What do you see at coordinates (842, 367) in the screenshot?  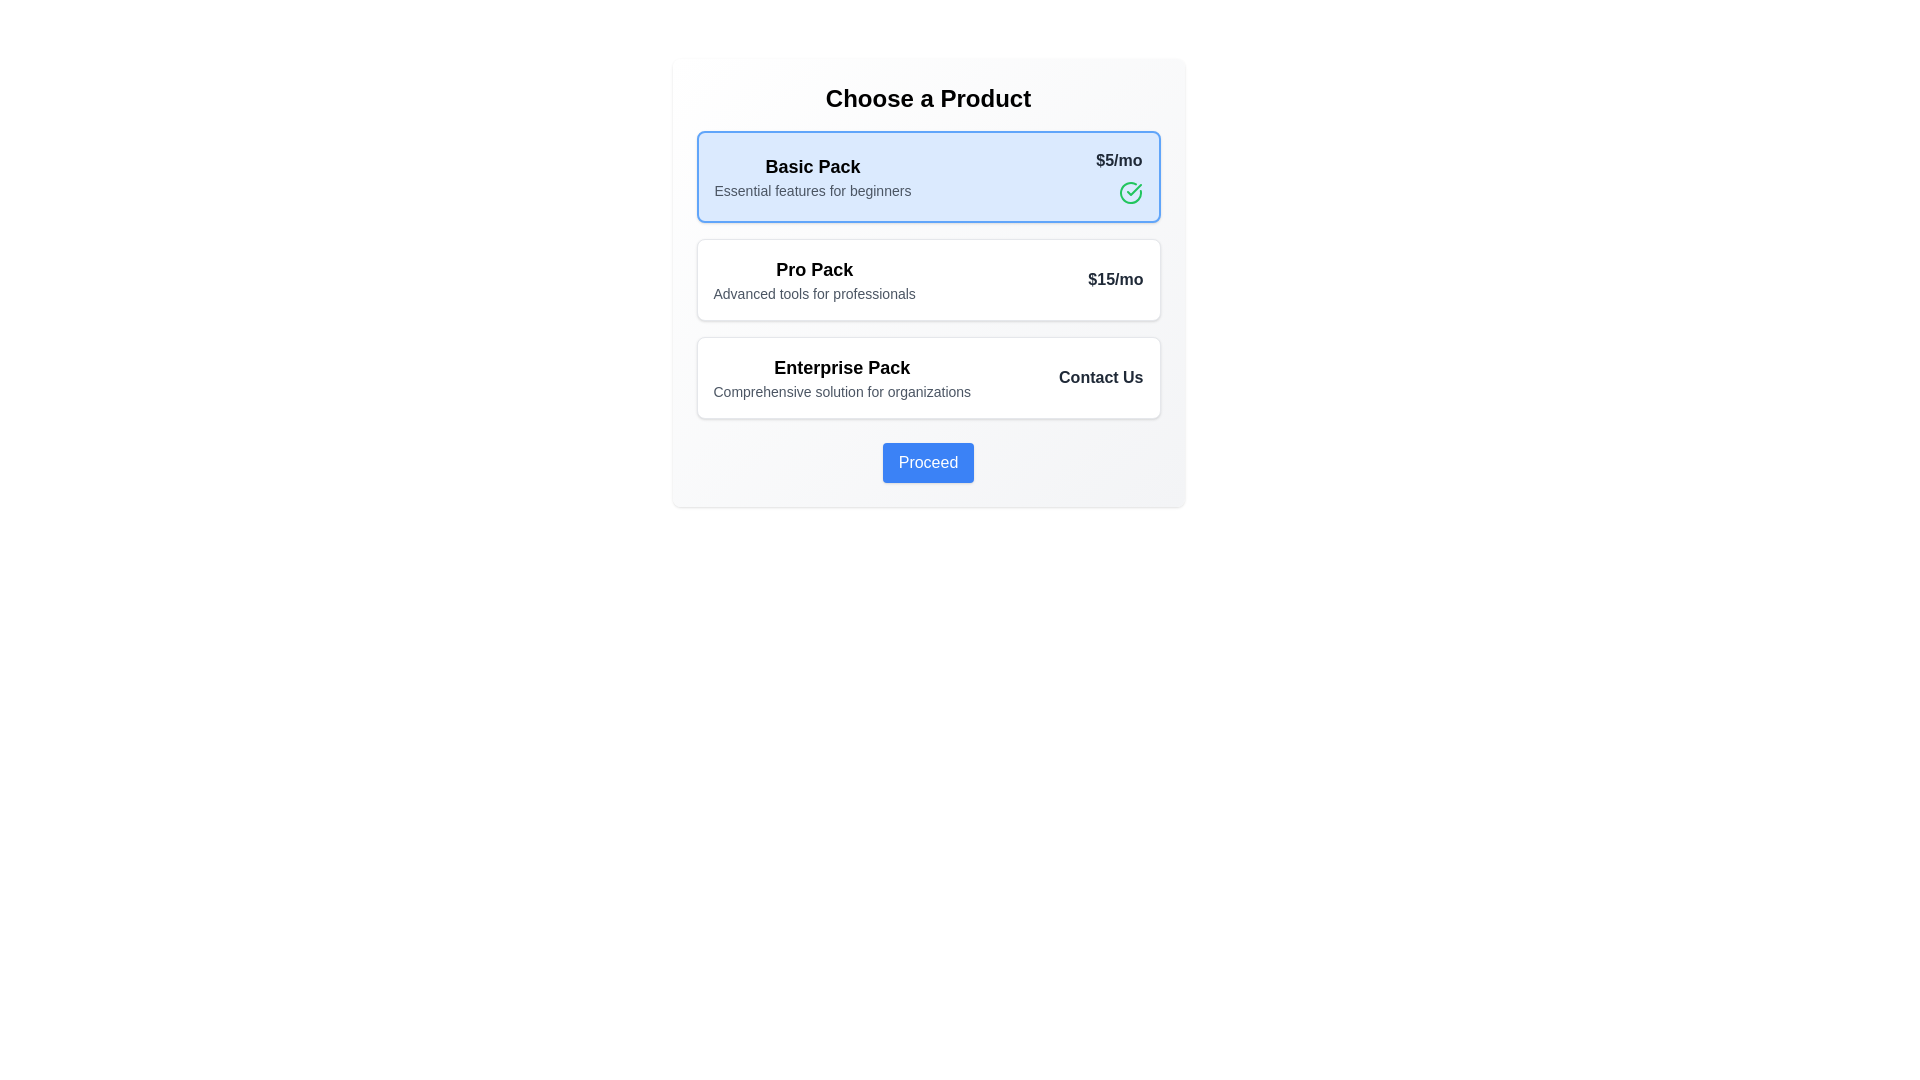 I see `the text label that displays 'Enterprise Pack', which is styled in bold and larger font, located centrally in its section and positioned between the 'Pro Pack' product and the 'Proceed' button` at bounding box center [842, 367].